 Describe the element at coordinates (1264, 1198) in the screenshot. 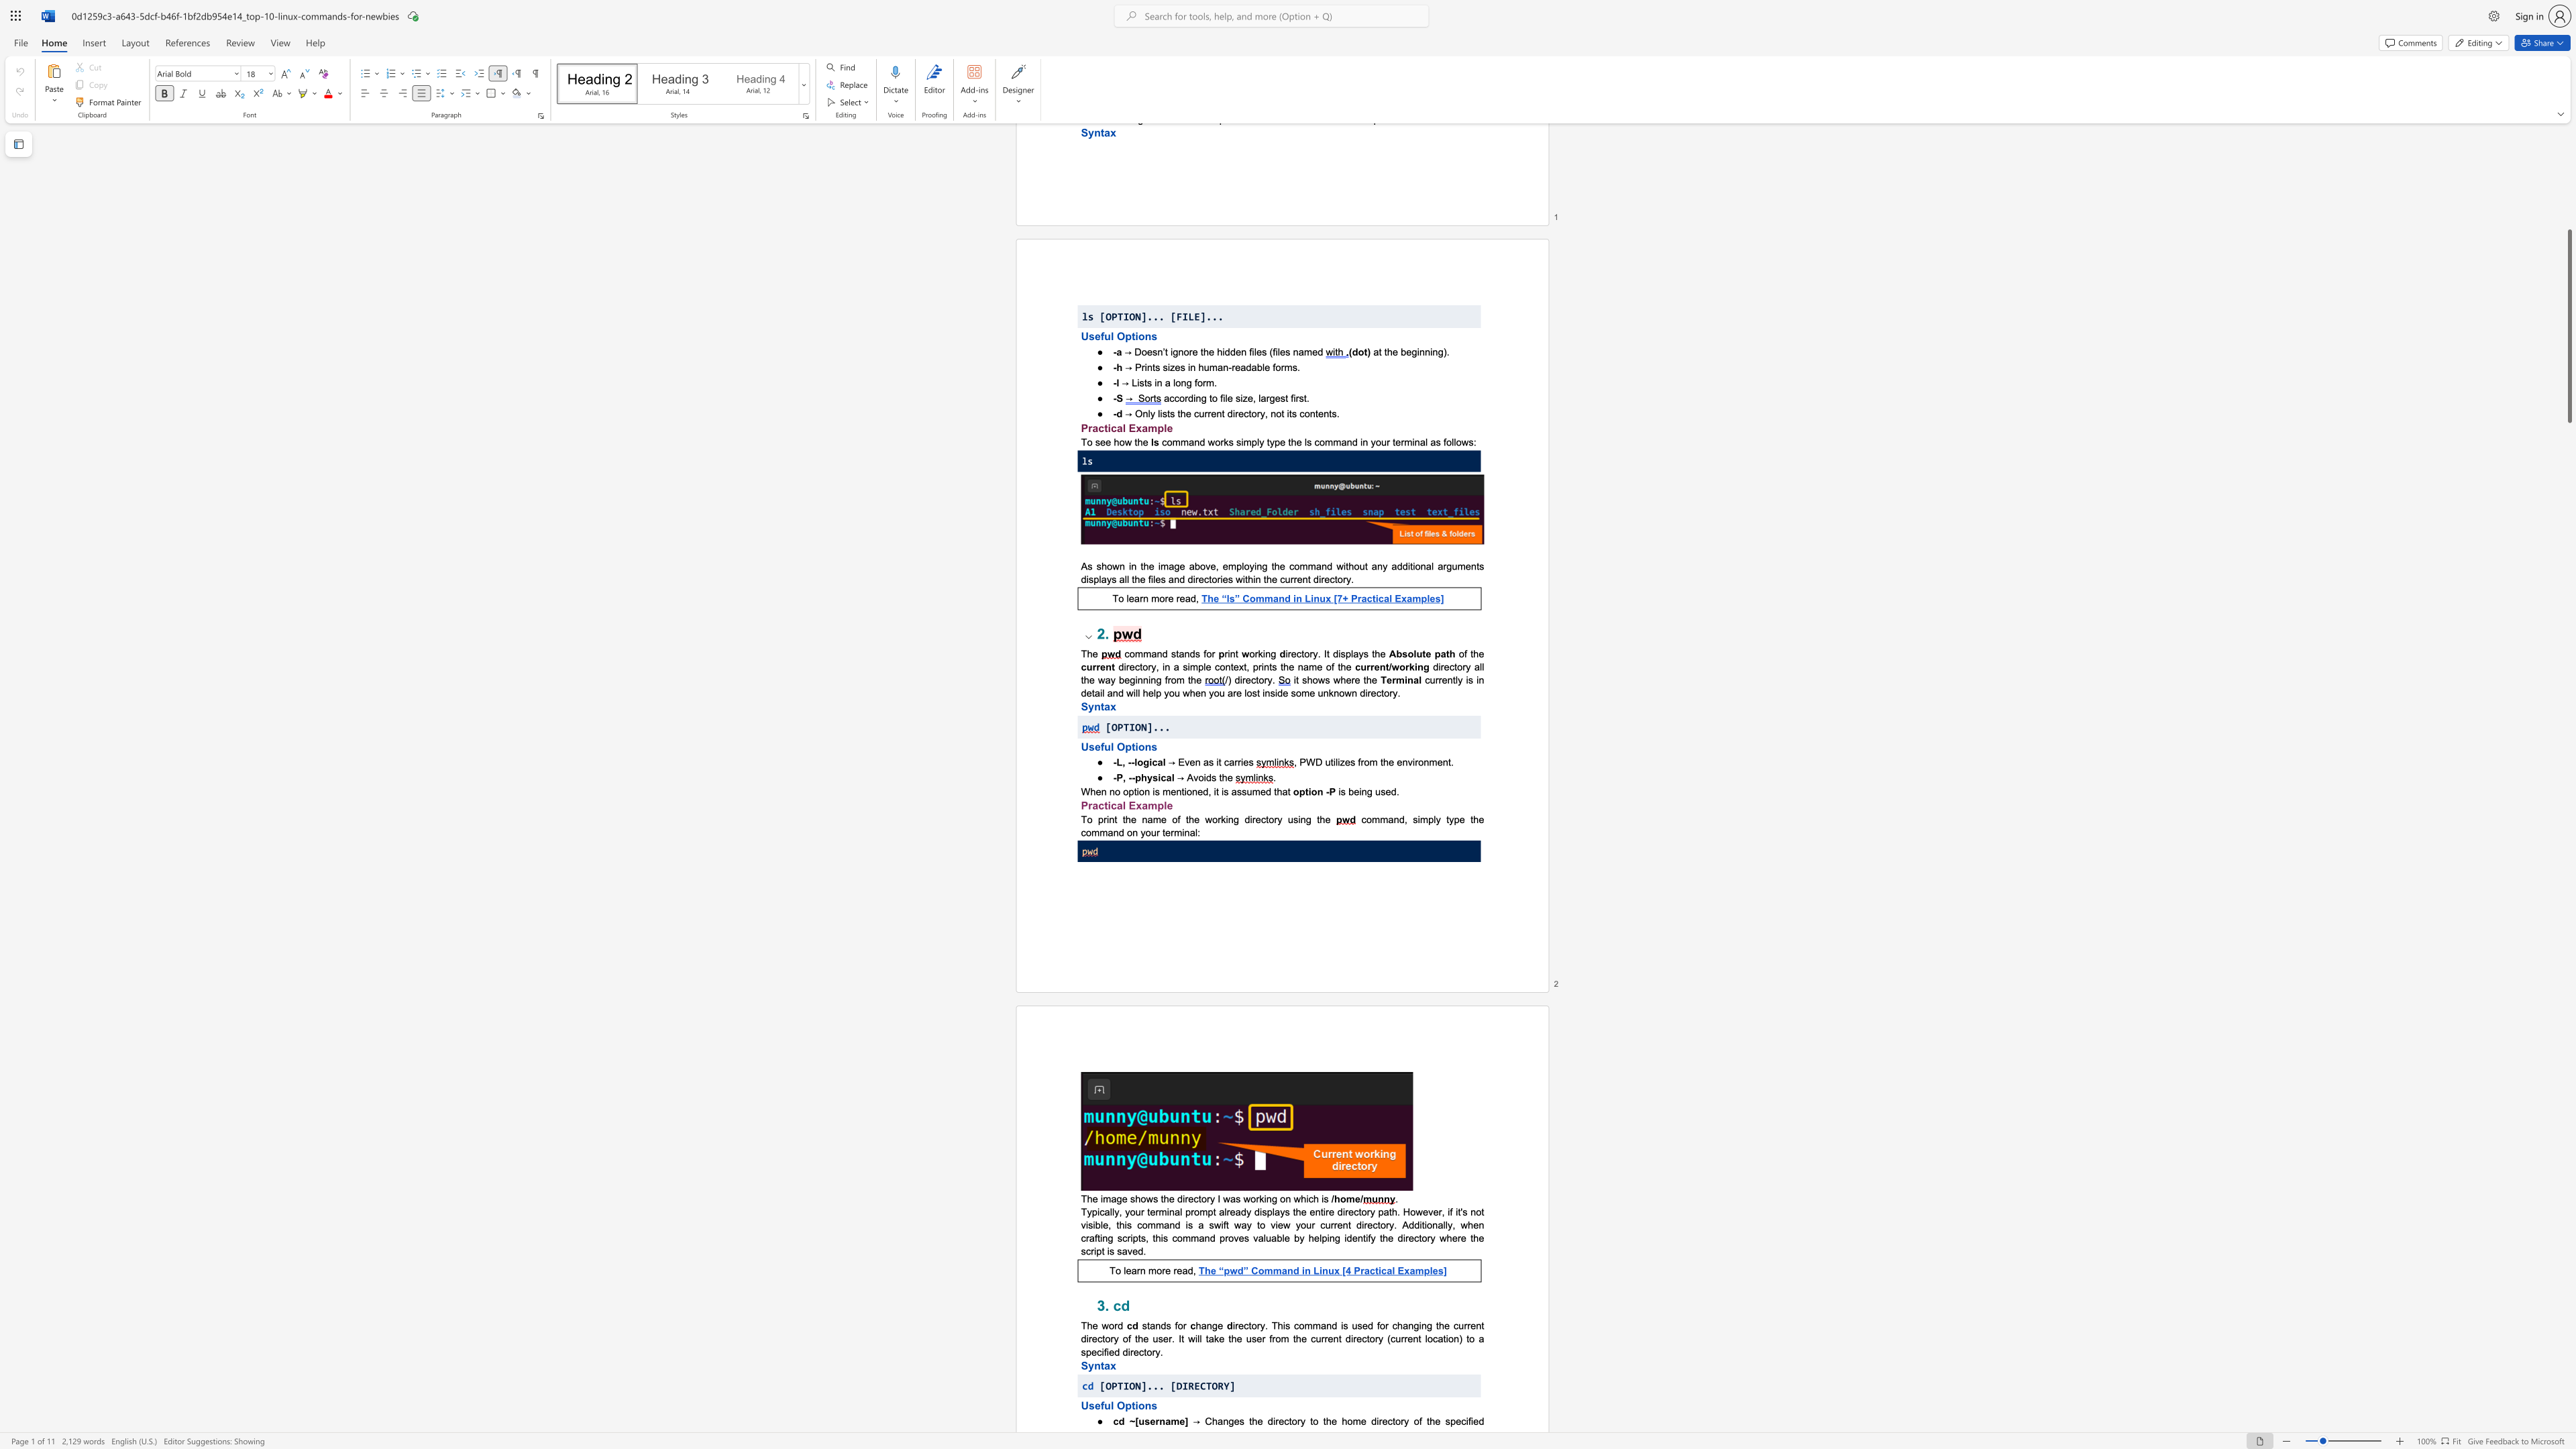

I see `the 3th character "i" in the text` at that location.